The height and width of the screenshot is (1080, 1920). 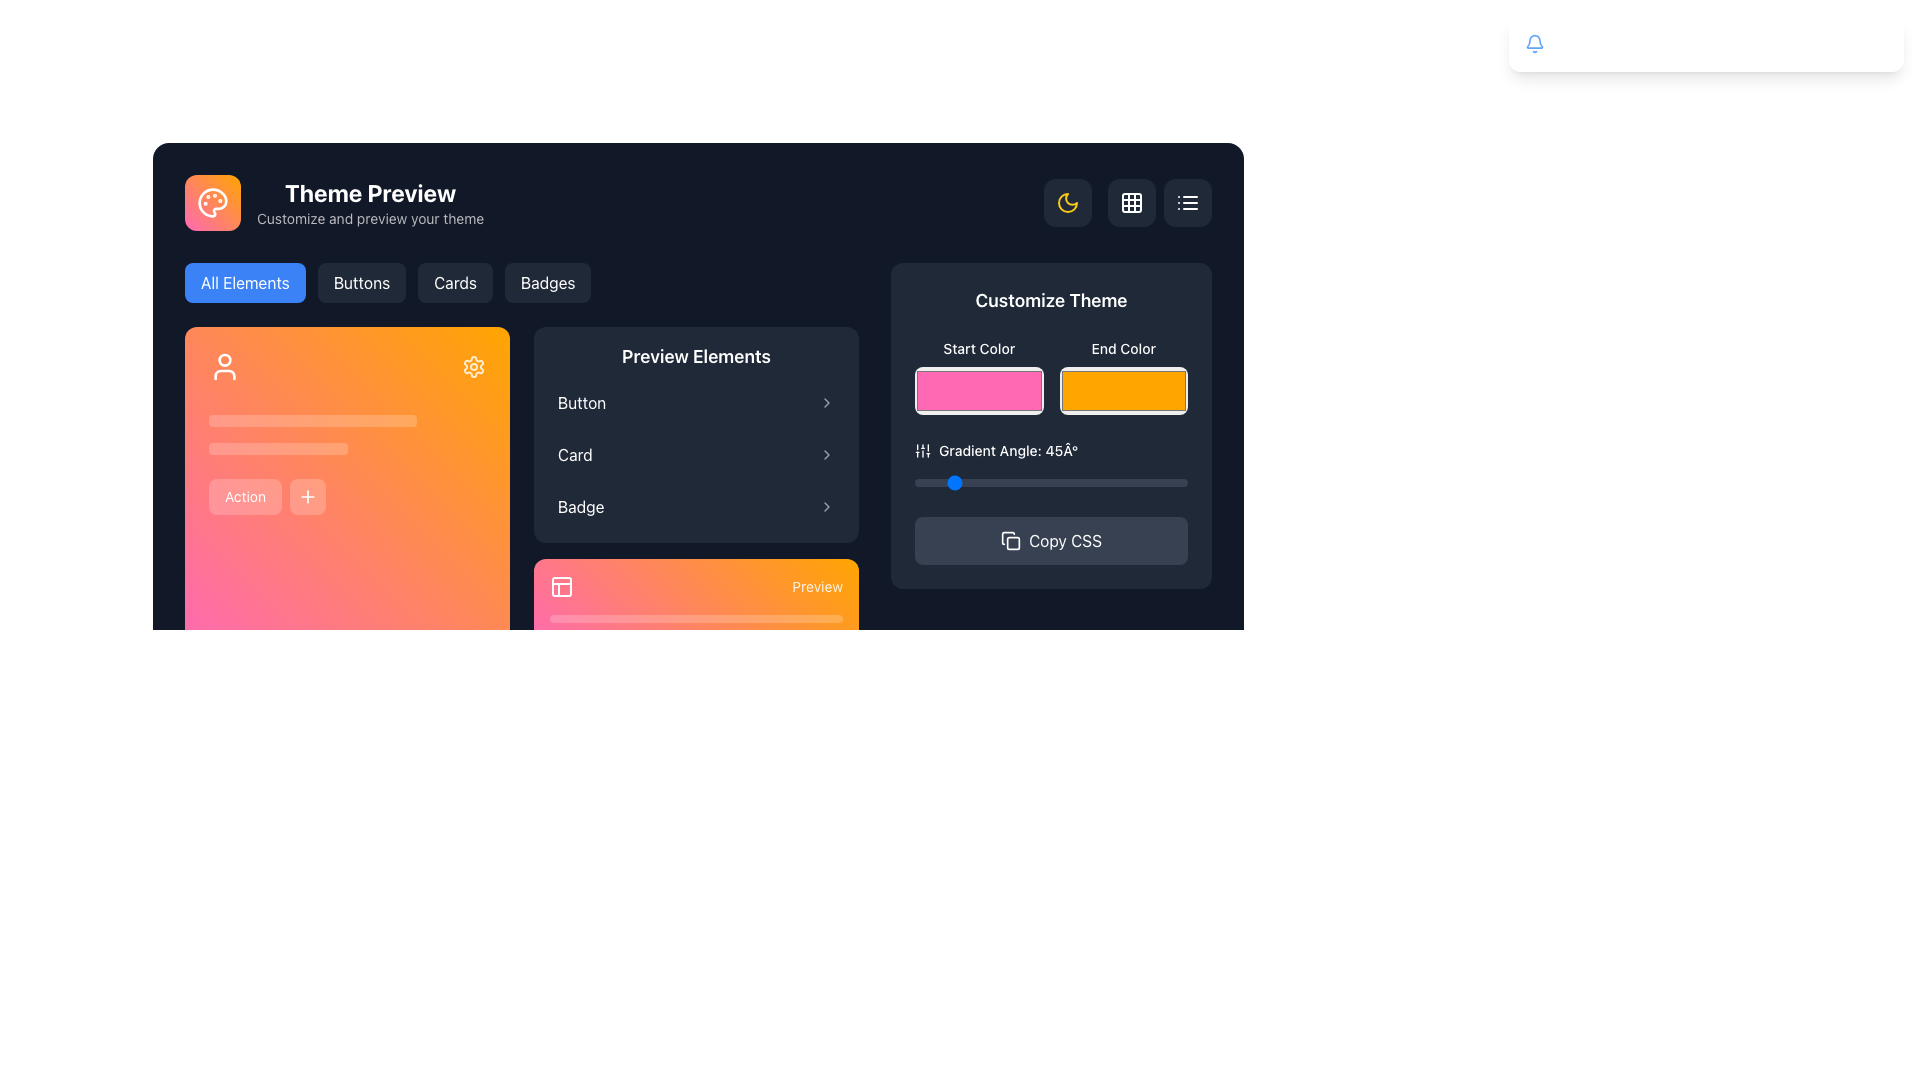 I want to click on the gradient angle, so click(x=1021, y=482).